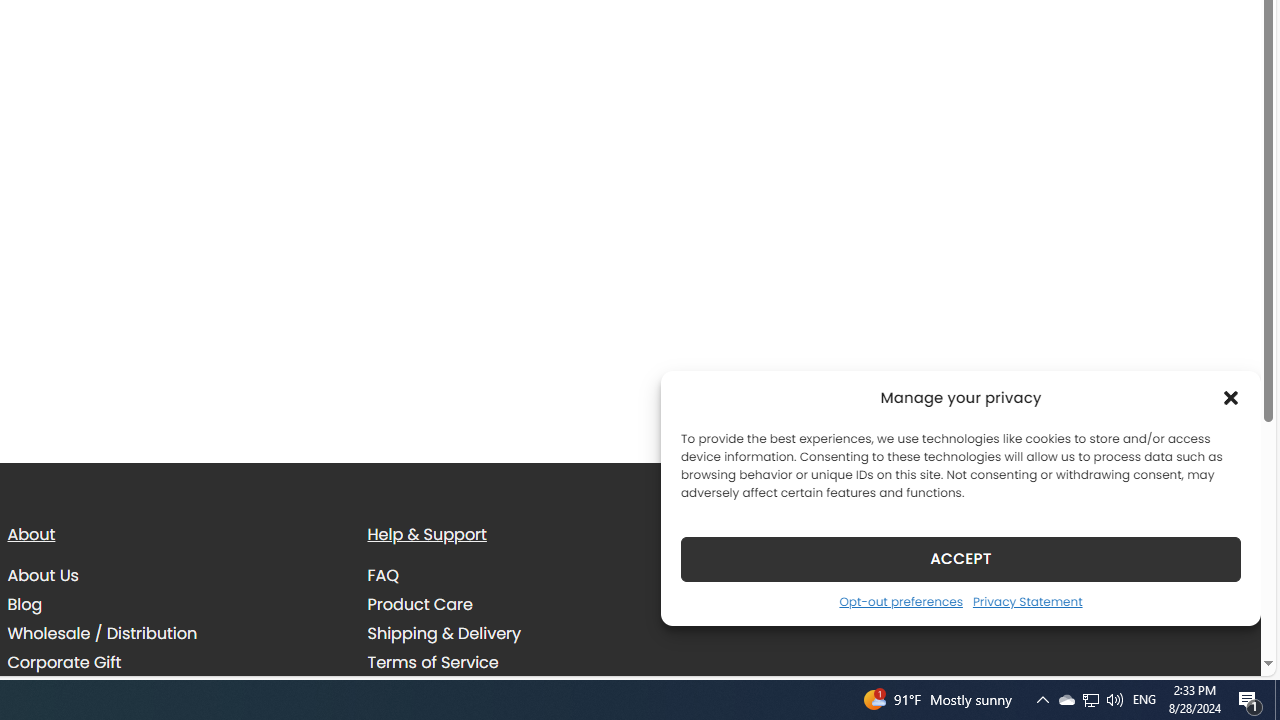 Image resolution: width=1280 pixels, height=720 pixels. What do you see at coordinates (42, 576) in the screenshot?
I see `'About Us'` at bounding box center [42, 576].